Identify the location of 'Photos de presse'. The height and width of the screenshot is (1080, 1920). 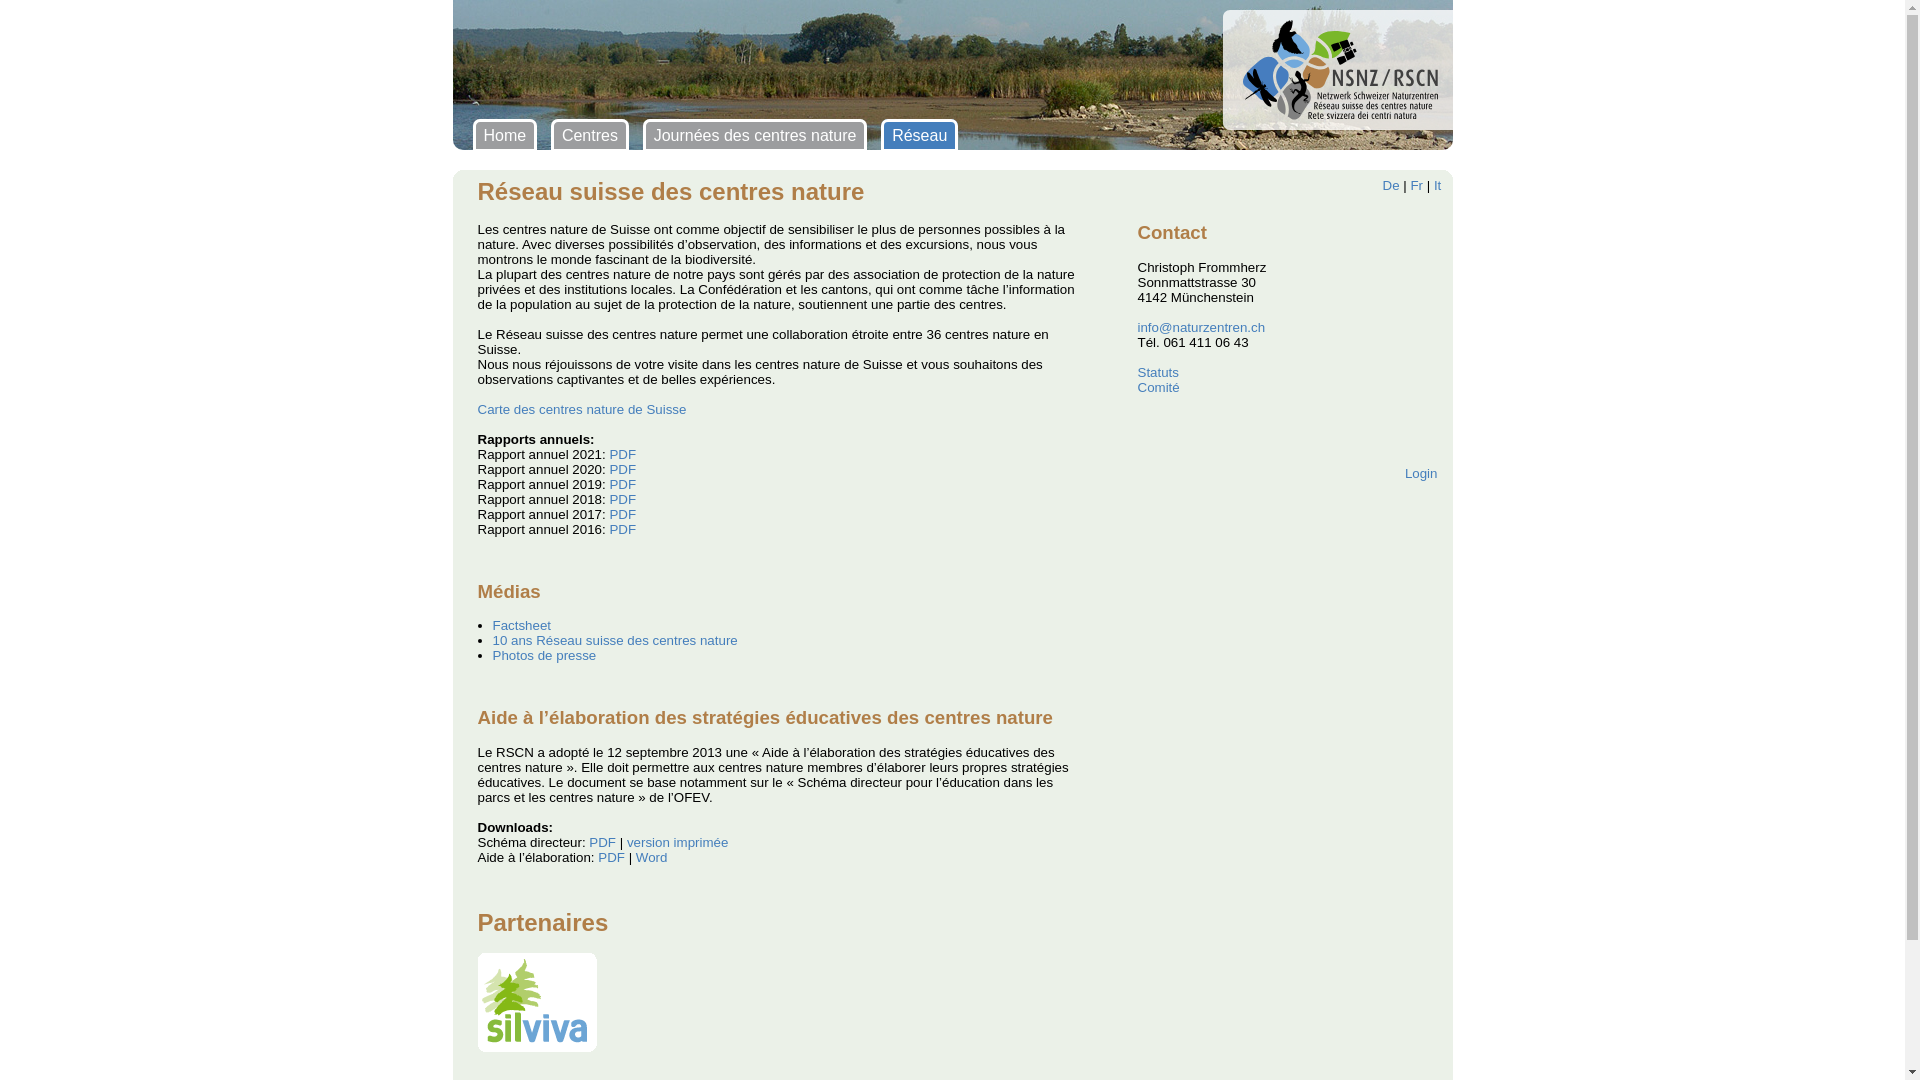
(543, 655).